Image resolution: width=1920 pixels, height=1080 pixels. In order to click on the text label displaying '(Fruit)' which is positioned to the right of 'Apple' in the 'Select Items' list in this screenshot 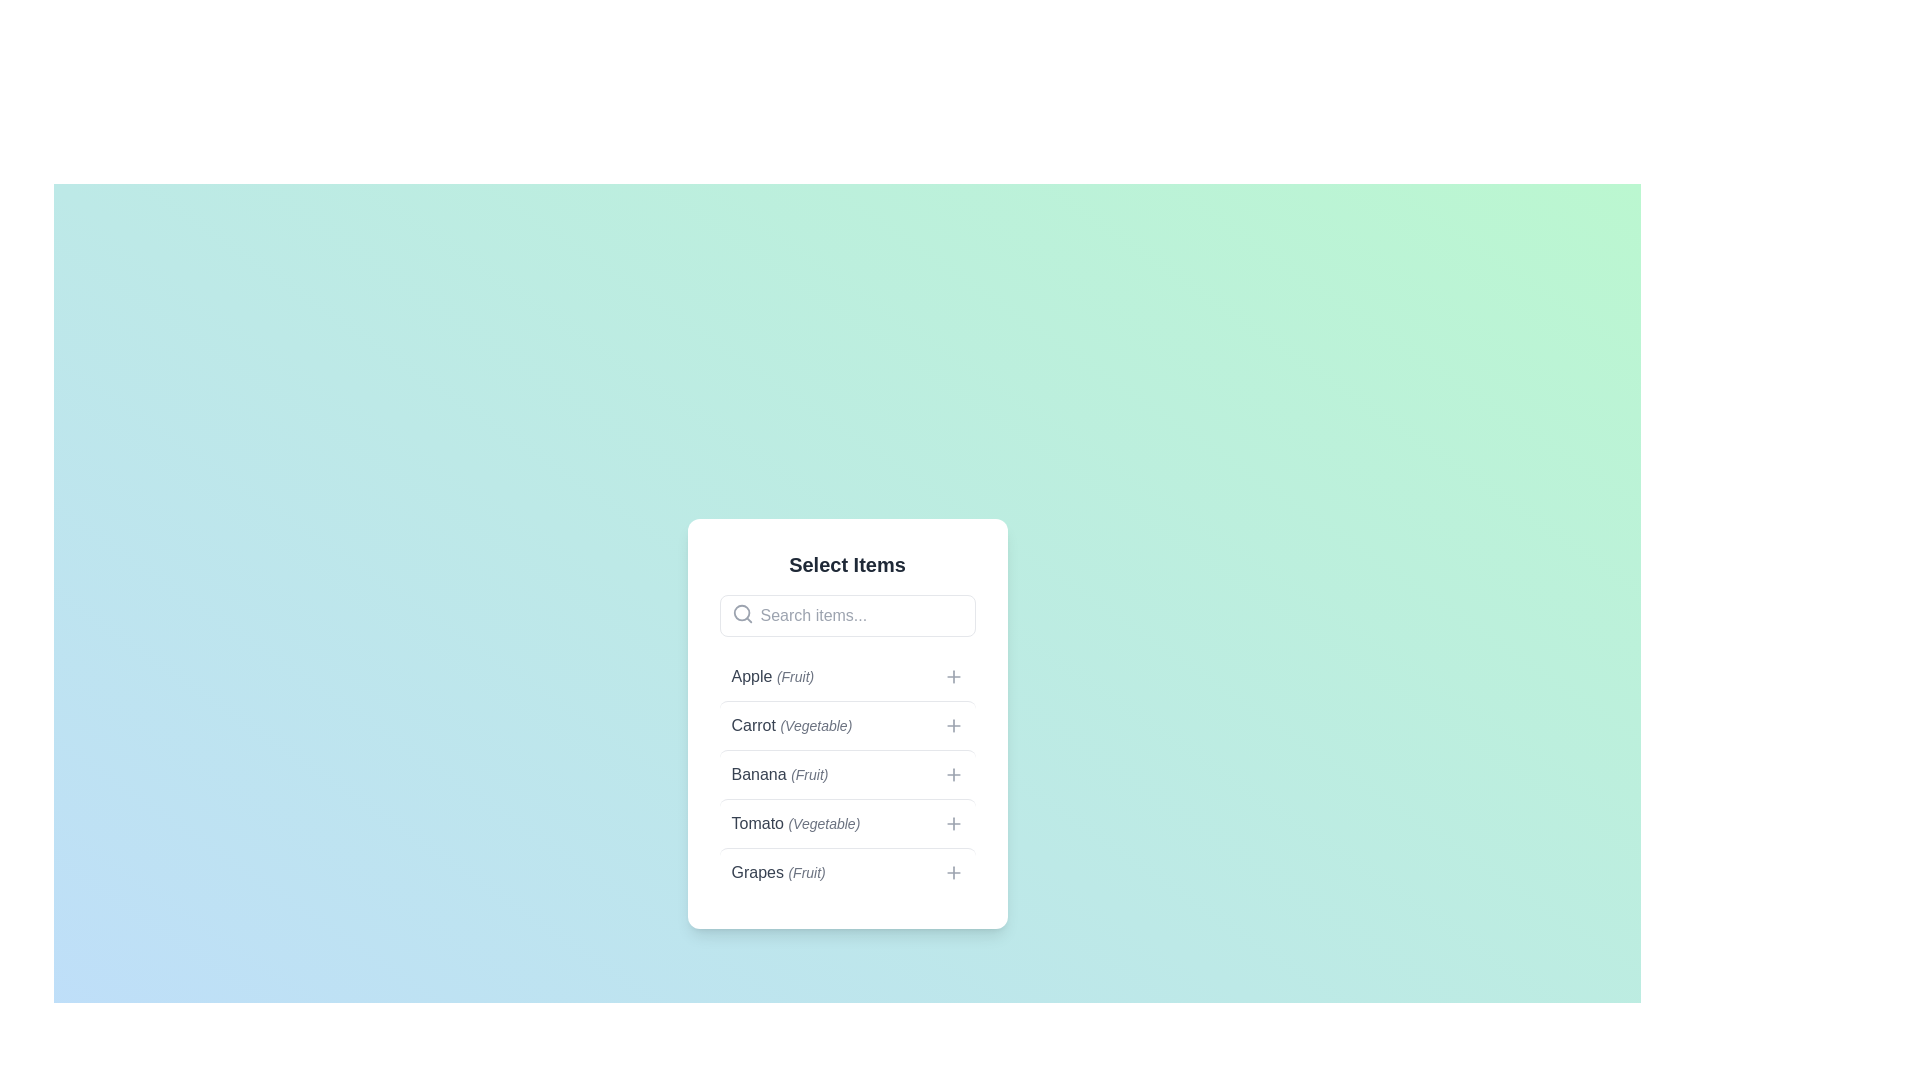, I will do `click(794, 676)`.